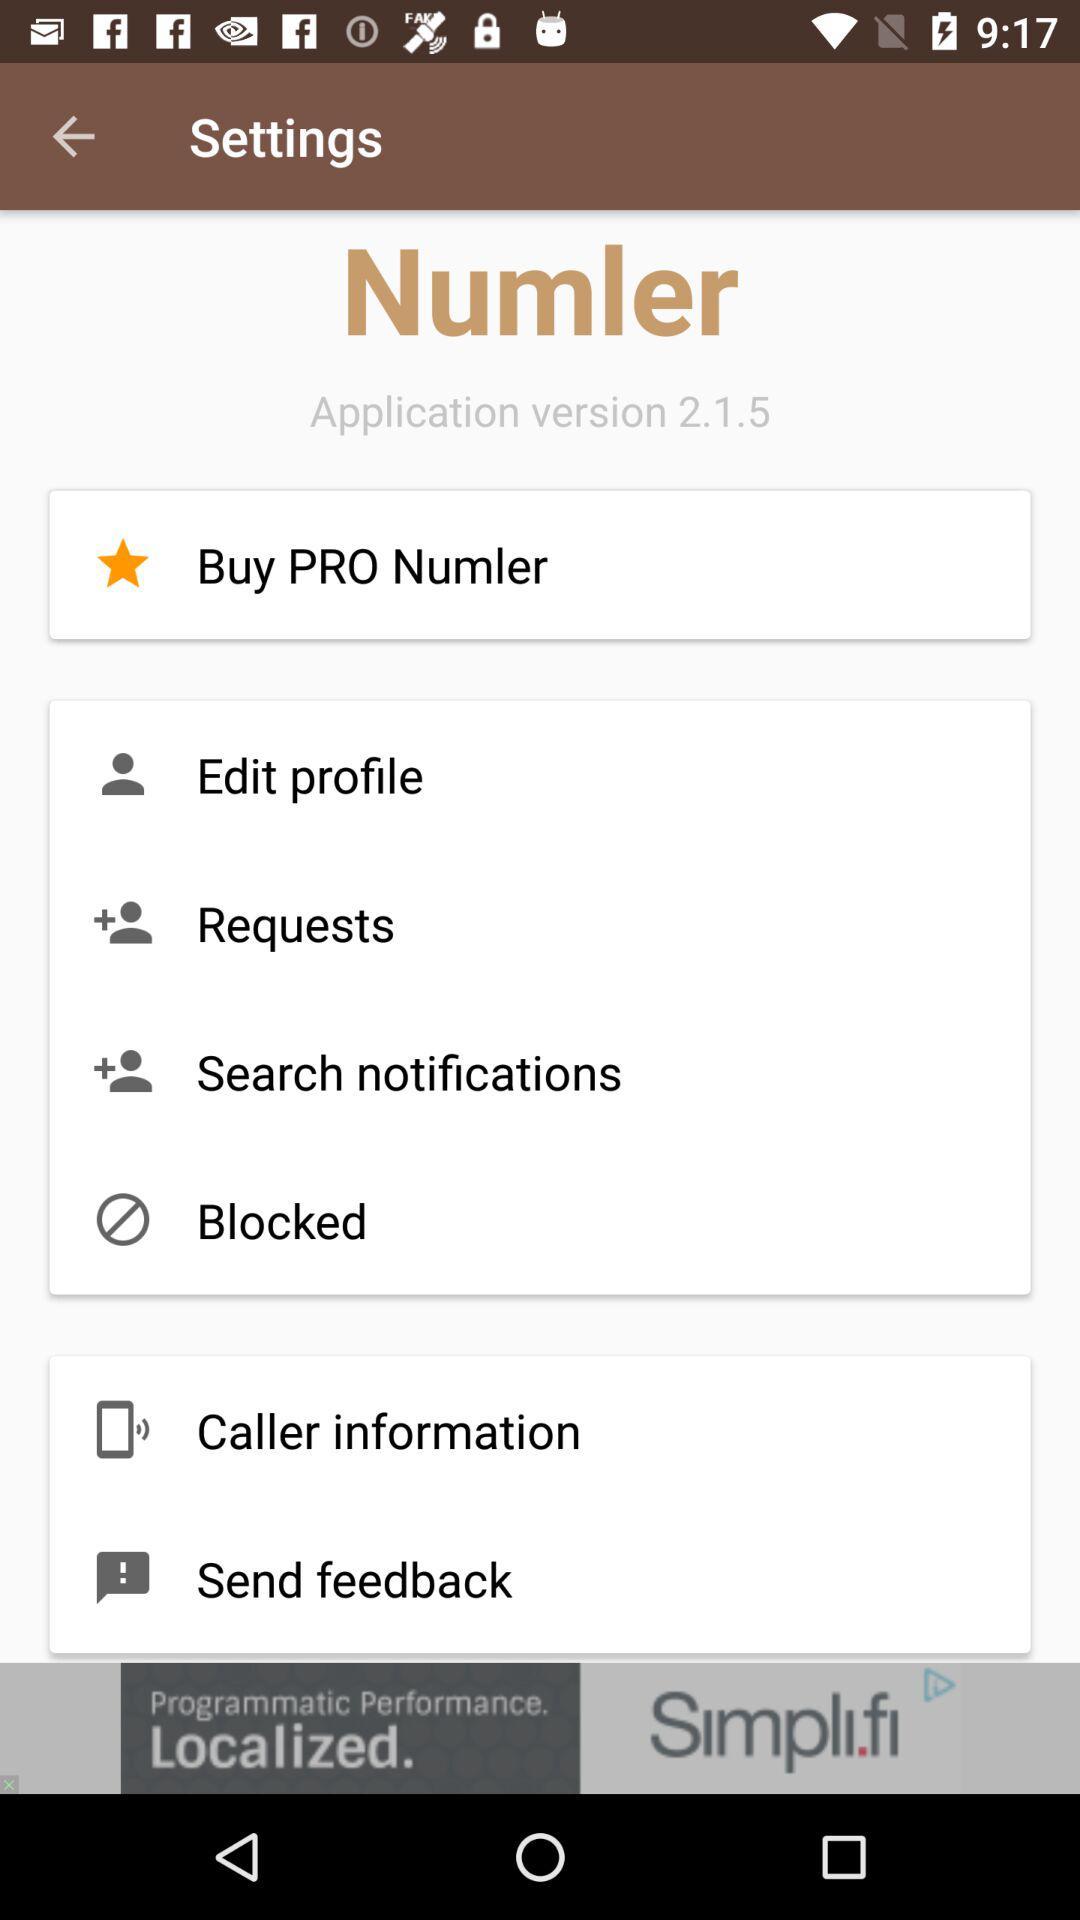  I want to click on the minus icon, so click(963, 733).